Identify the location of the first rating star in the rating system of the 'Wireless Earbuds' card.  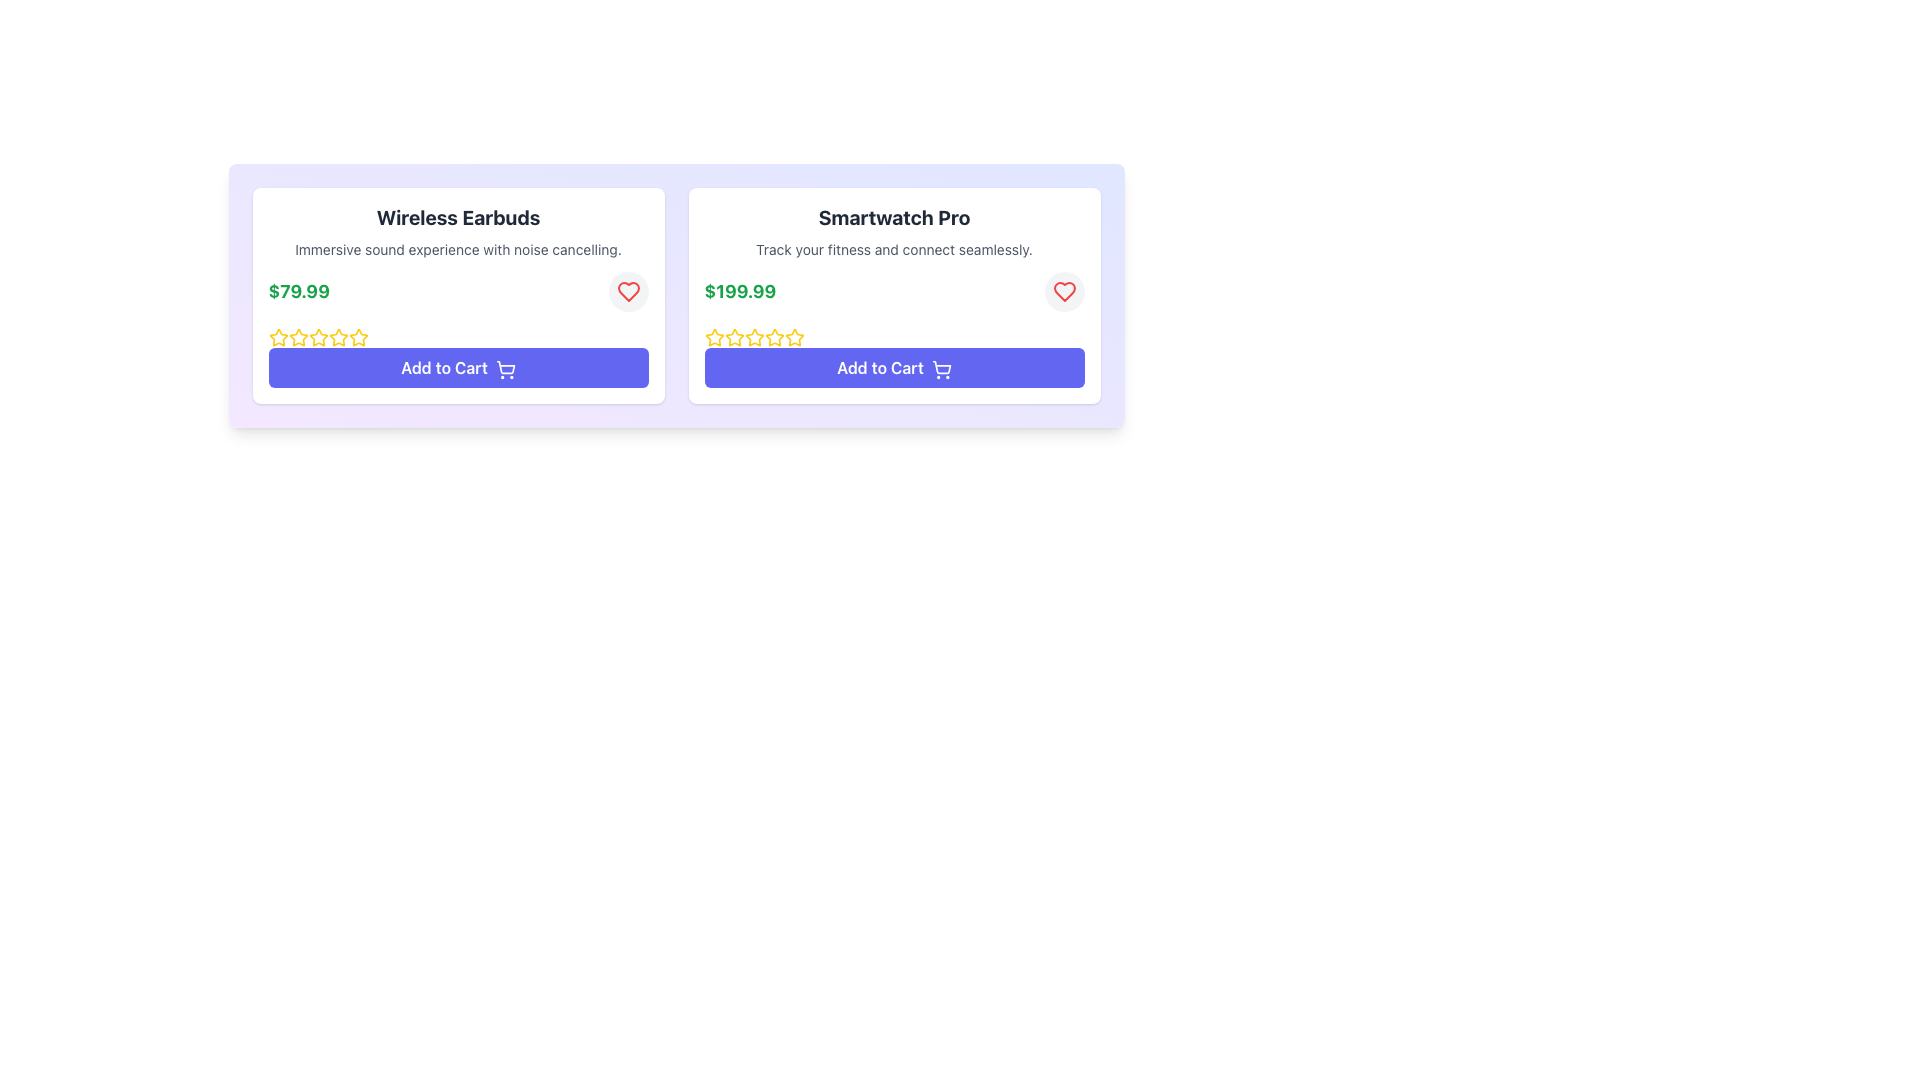
(297, 336).